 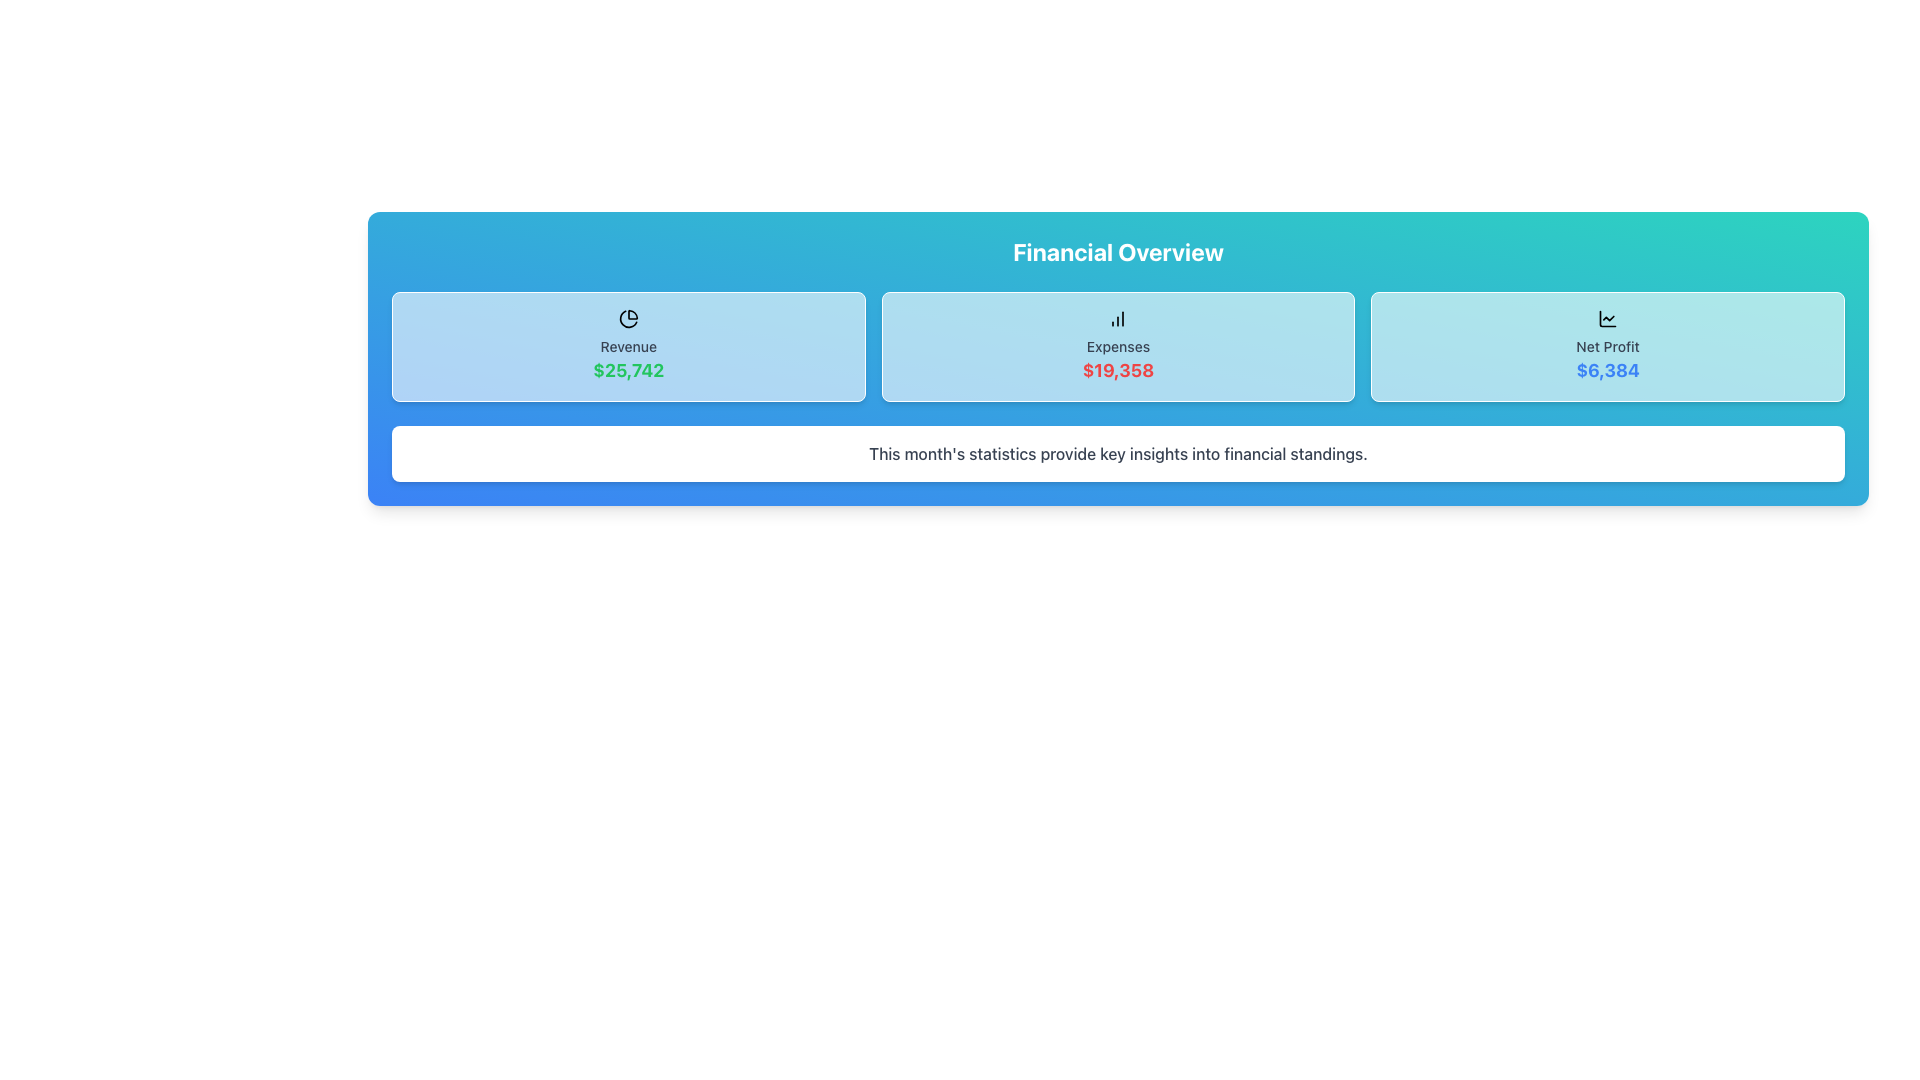 I want to click on the icon representing revenue data located within the 'Revenue' card, positioned above the 'Revenue' label and numerical value, so click(x=627, y=318).